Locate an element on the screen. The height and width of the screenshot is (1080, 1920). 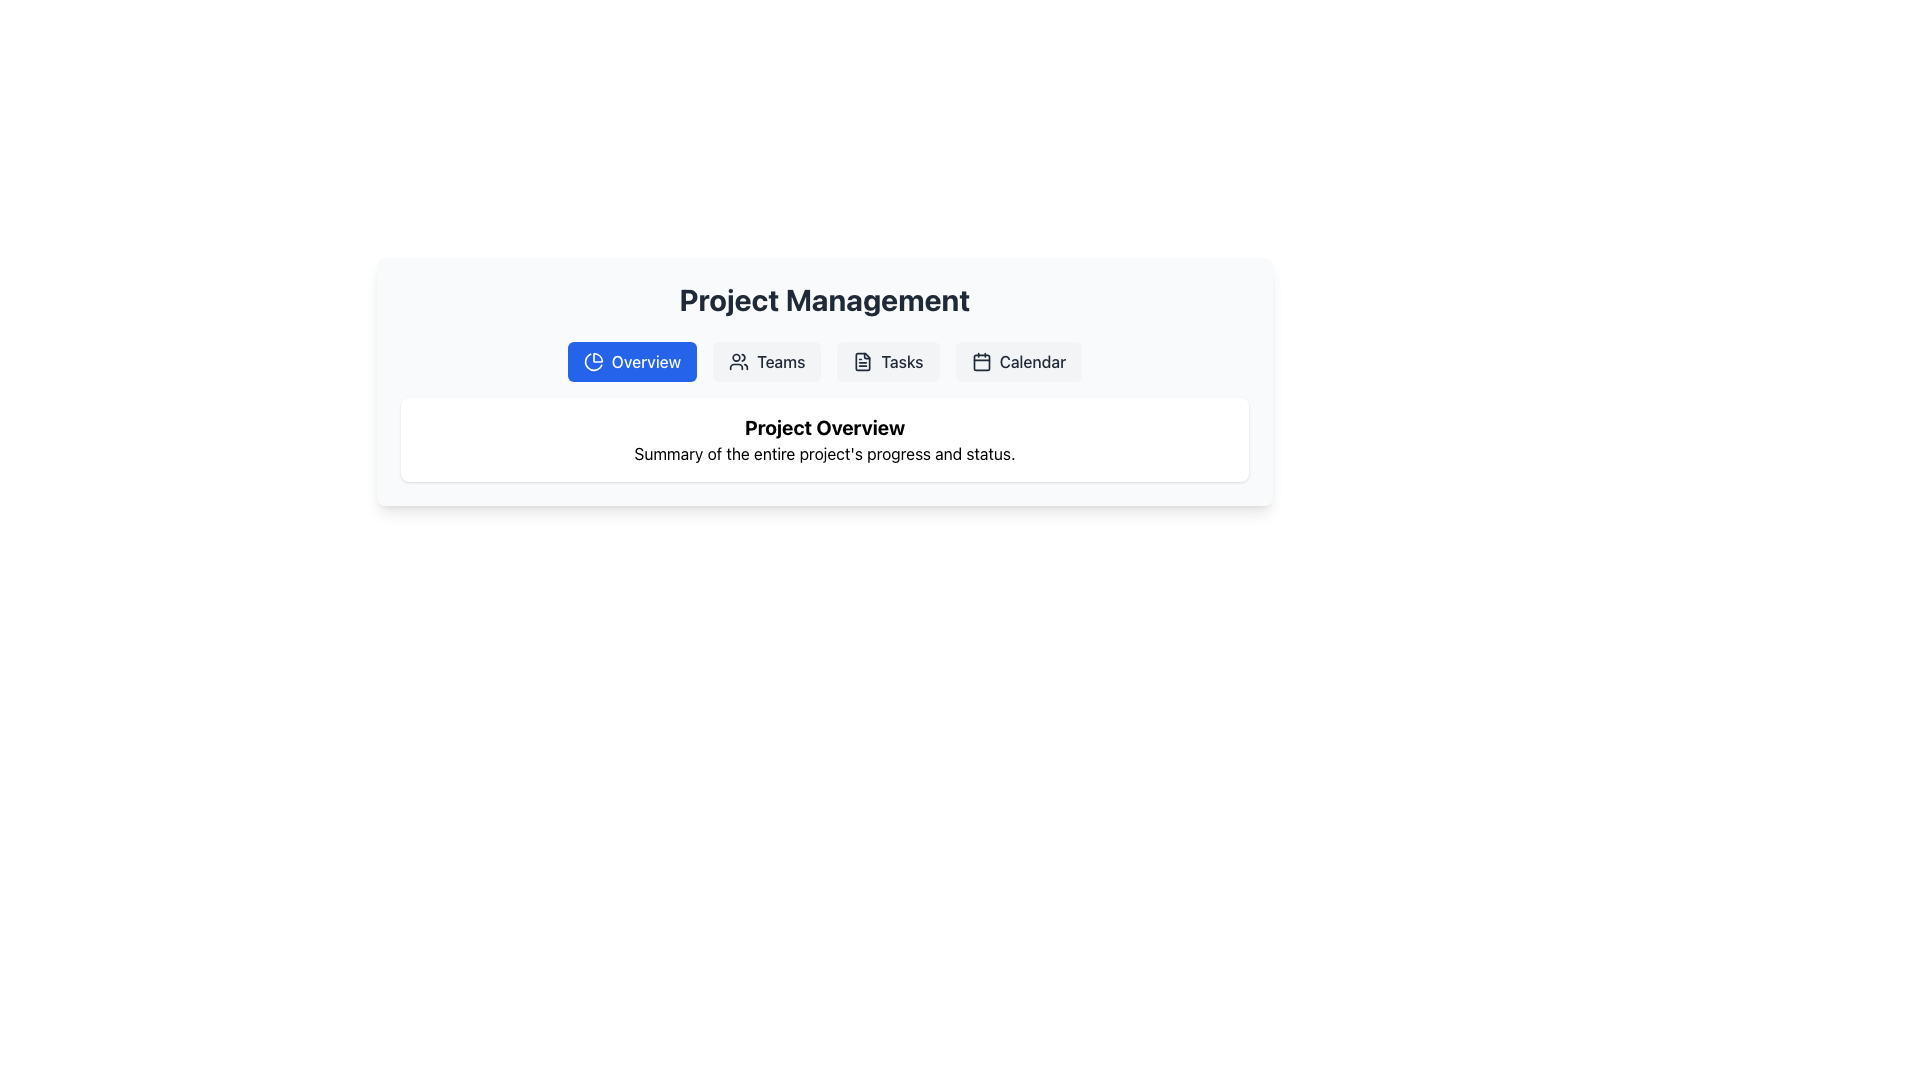
text content of the heading 'Project Overview', which is bold and large, centrally aligned above the descriptive text is located at coordinates (825, 427).